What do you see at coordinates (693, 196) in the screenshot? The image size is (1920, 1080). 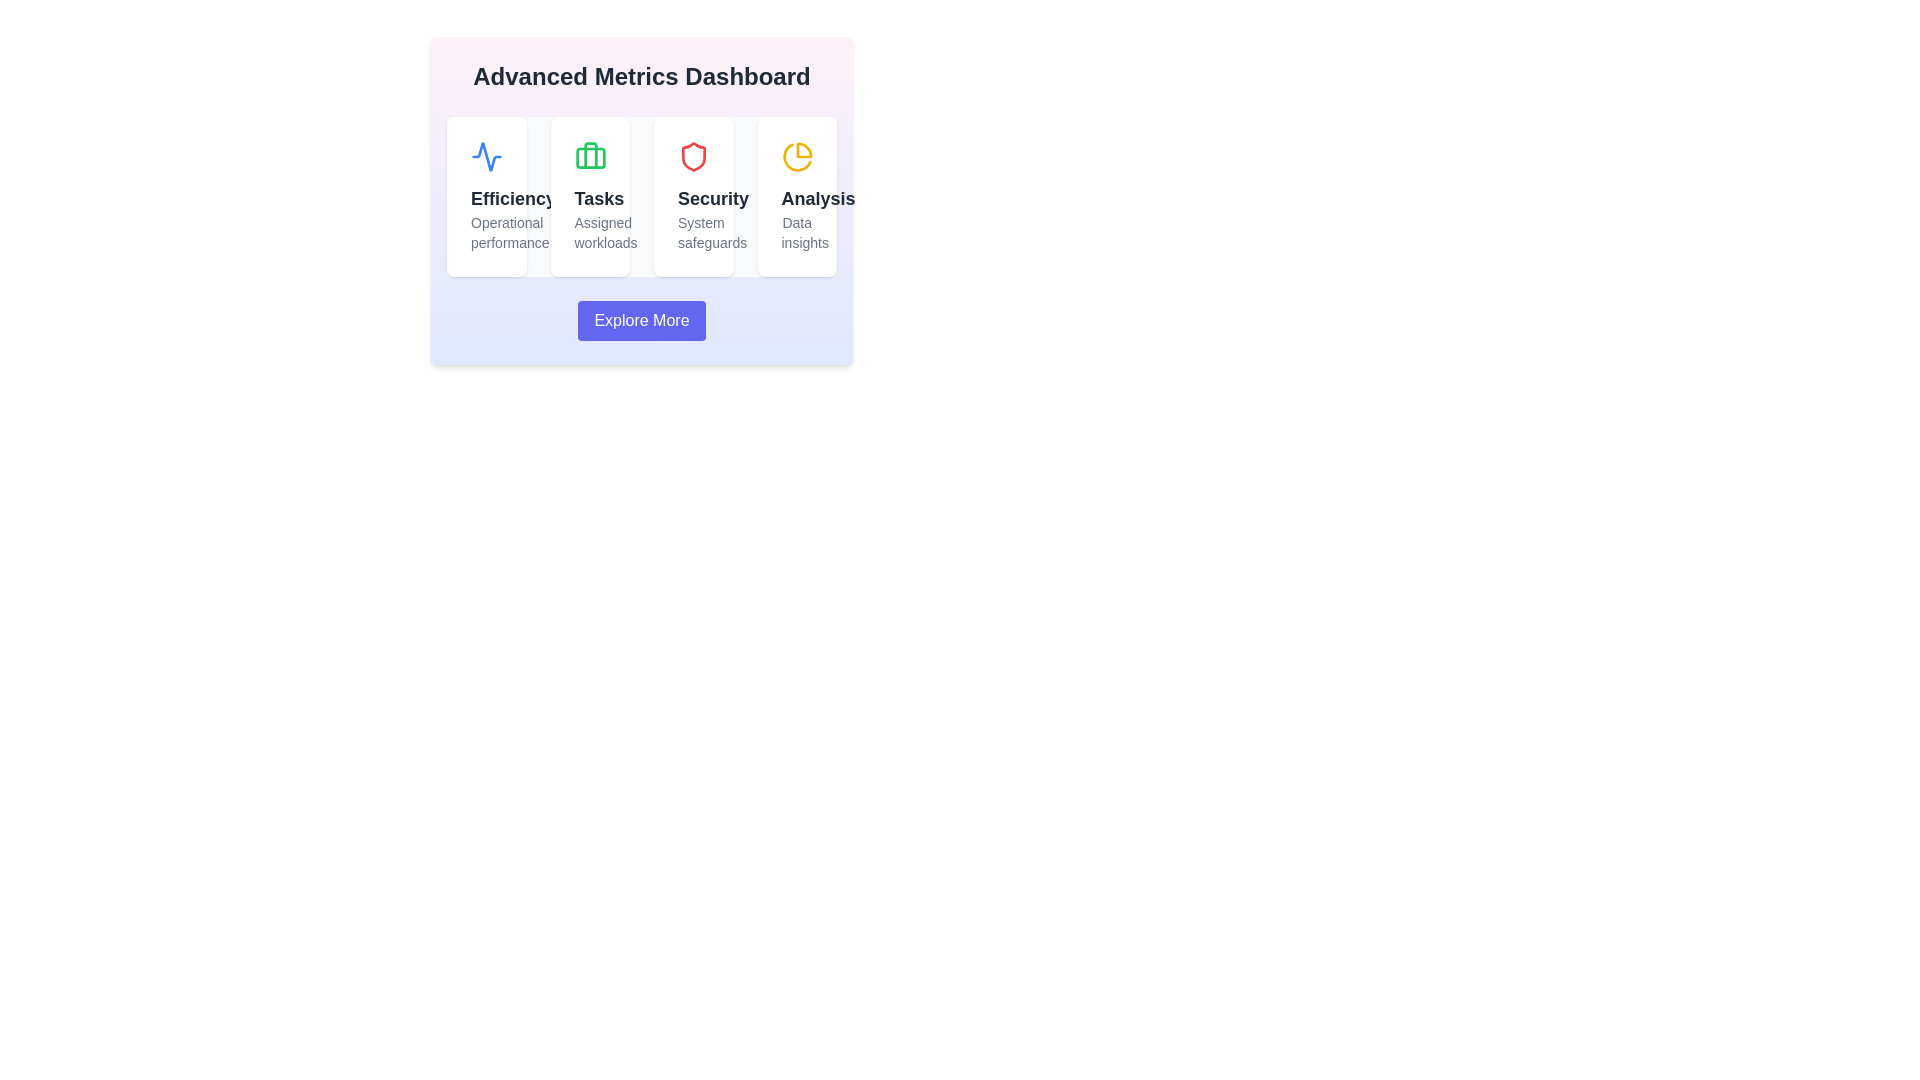 I see `the Information Card that contains a red shield icon and the text 'Security' and 'System safeguards', which is the third item in a grid layout` at bounding box center [693, 196].